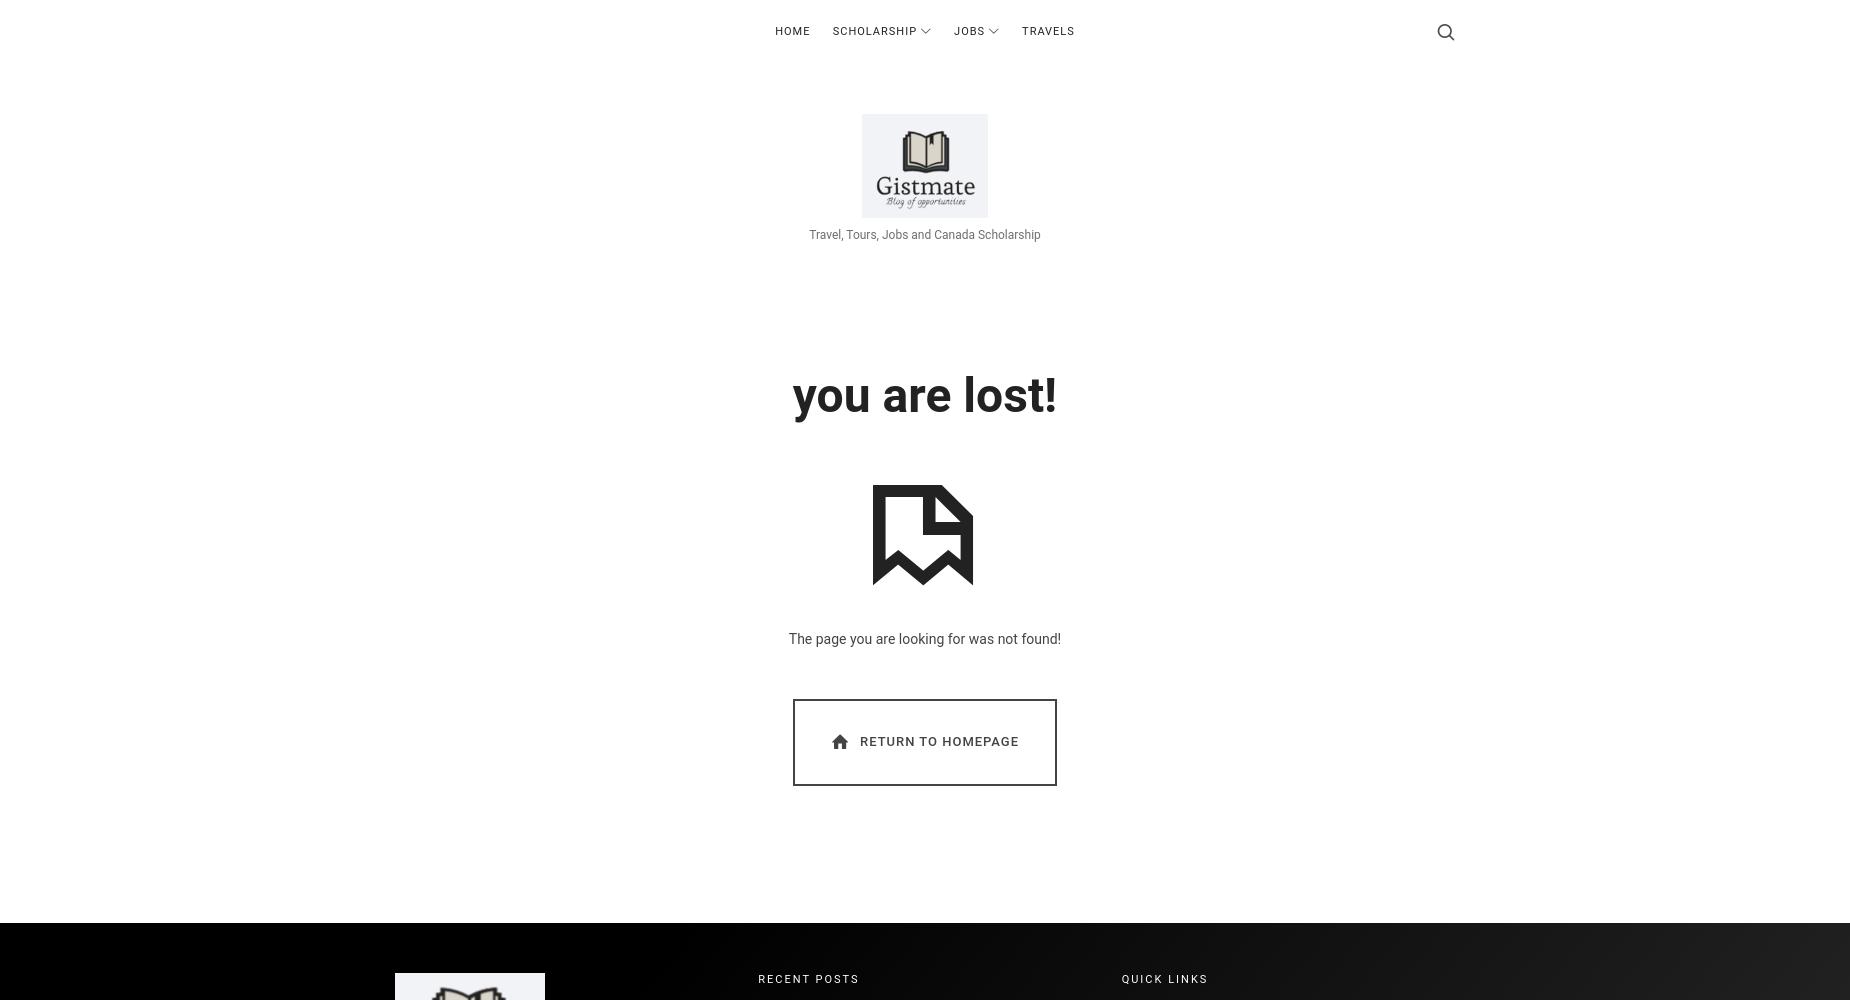  Describe the element at coordinates (953, 31) in the screenshot. I see `'Jobs'` at that location.